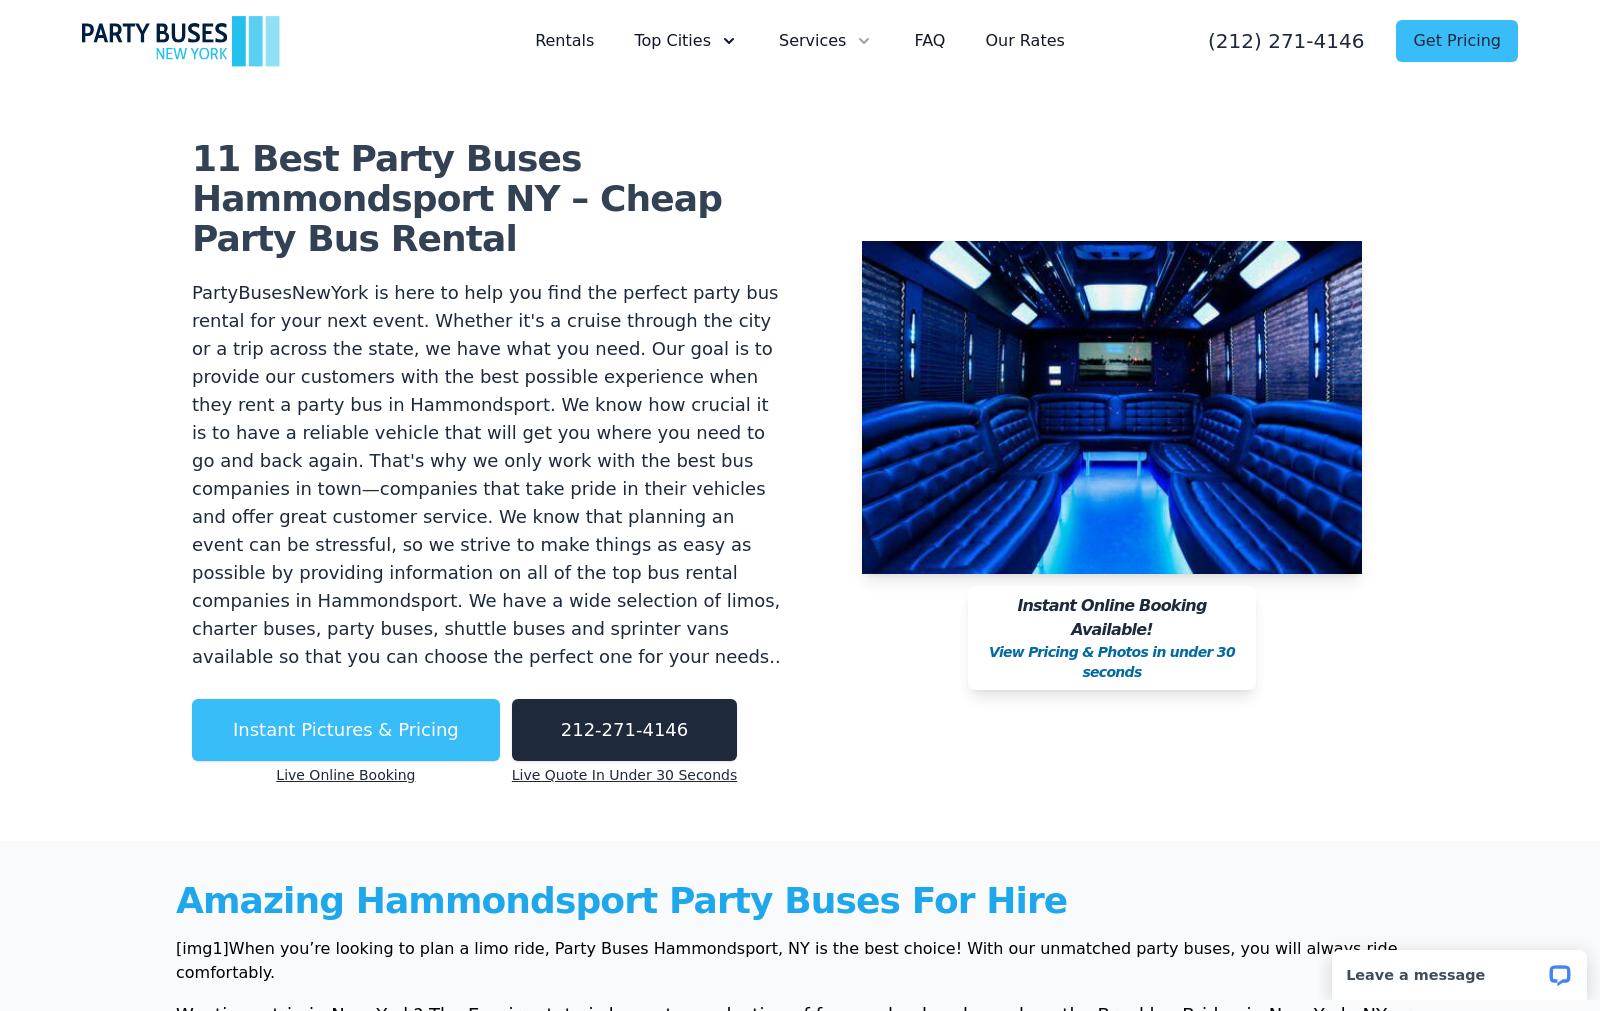 This screenshot has height=1011, width=1600. What do you see at coordinates (1024, 39) in the screenshot?
I see `'Our Rates'` at bounding box center [1024, 39].